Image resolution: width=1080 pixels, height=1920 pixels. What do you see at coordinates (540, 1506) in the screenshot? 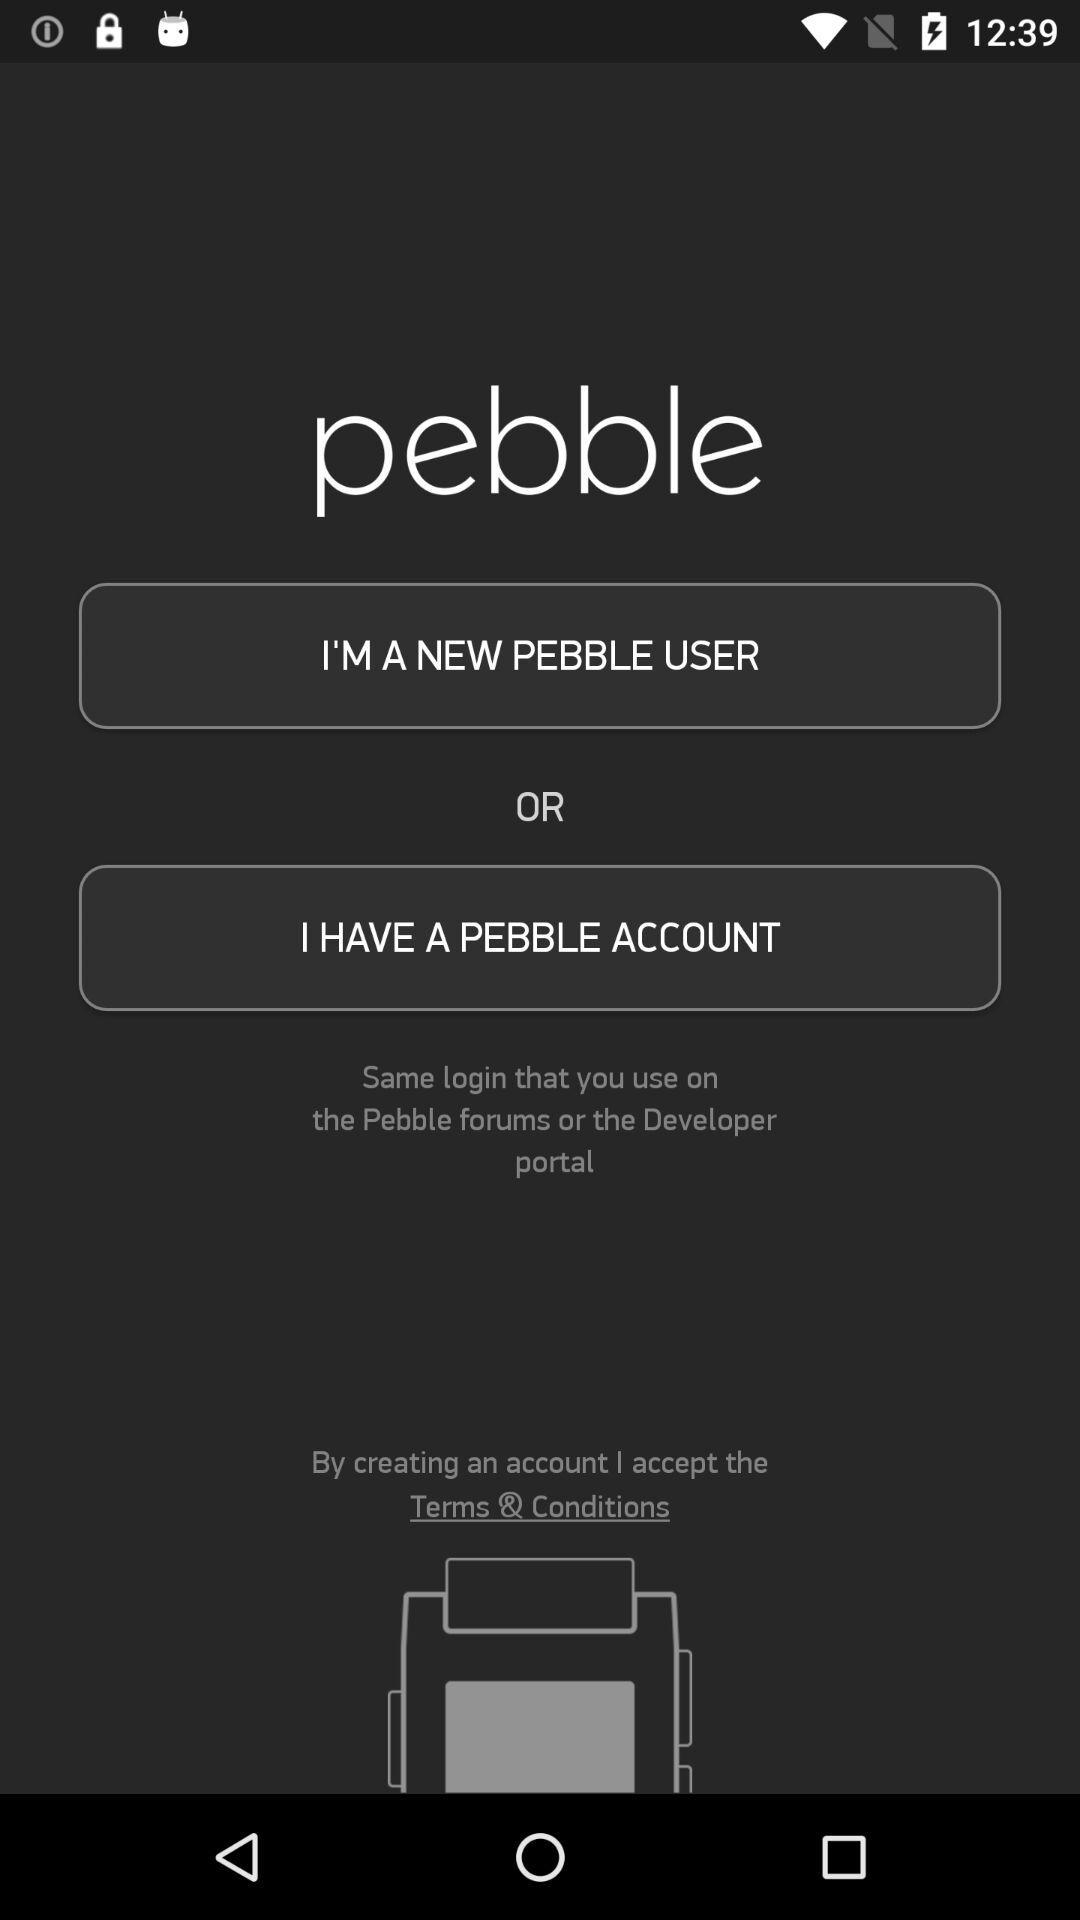
I see `the terms & conditions item` at bounding box center [540, 1506].